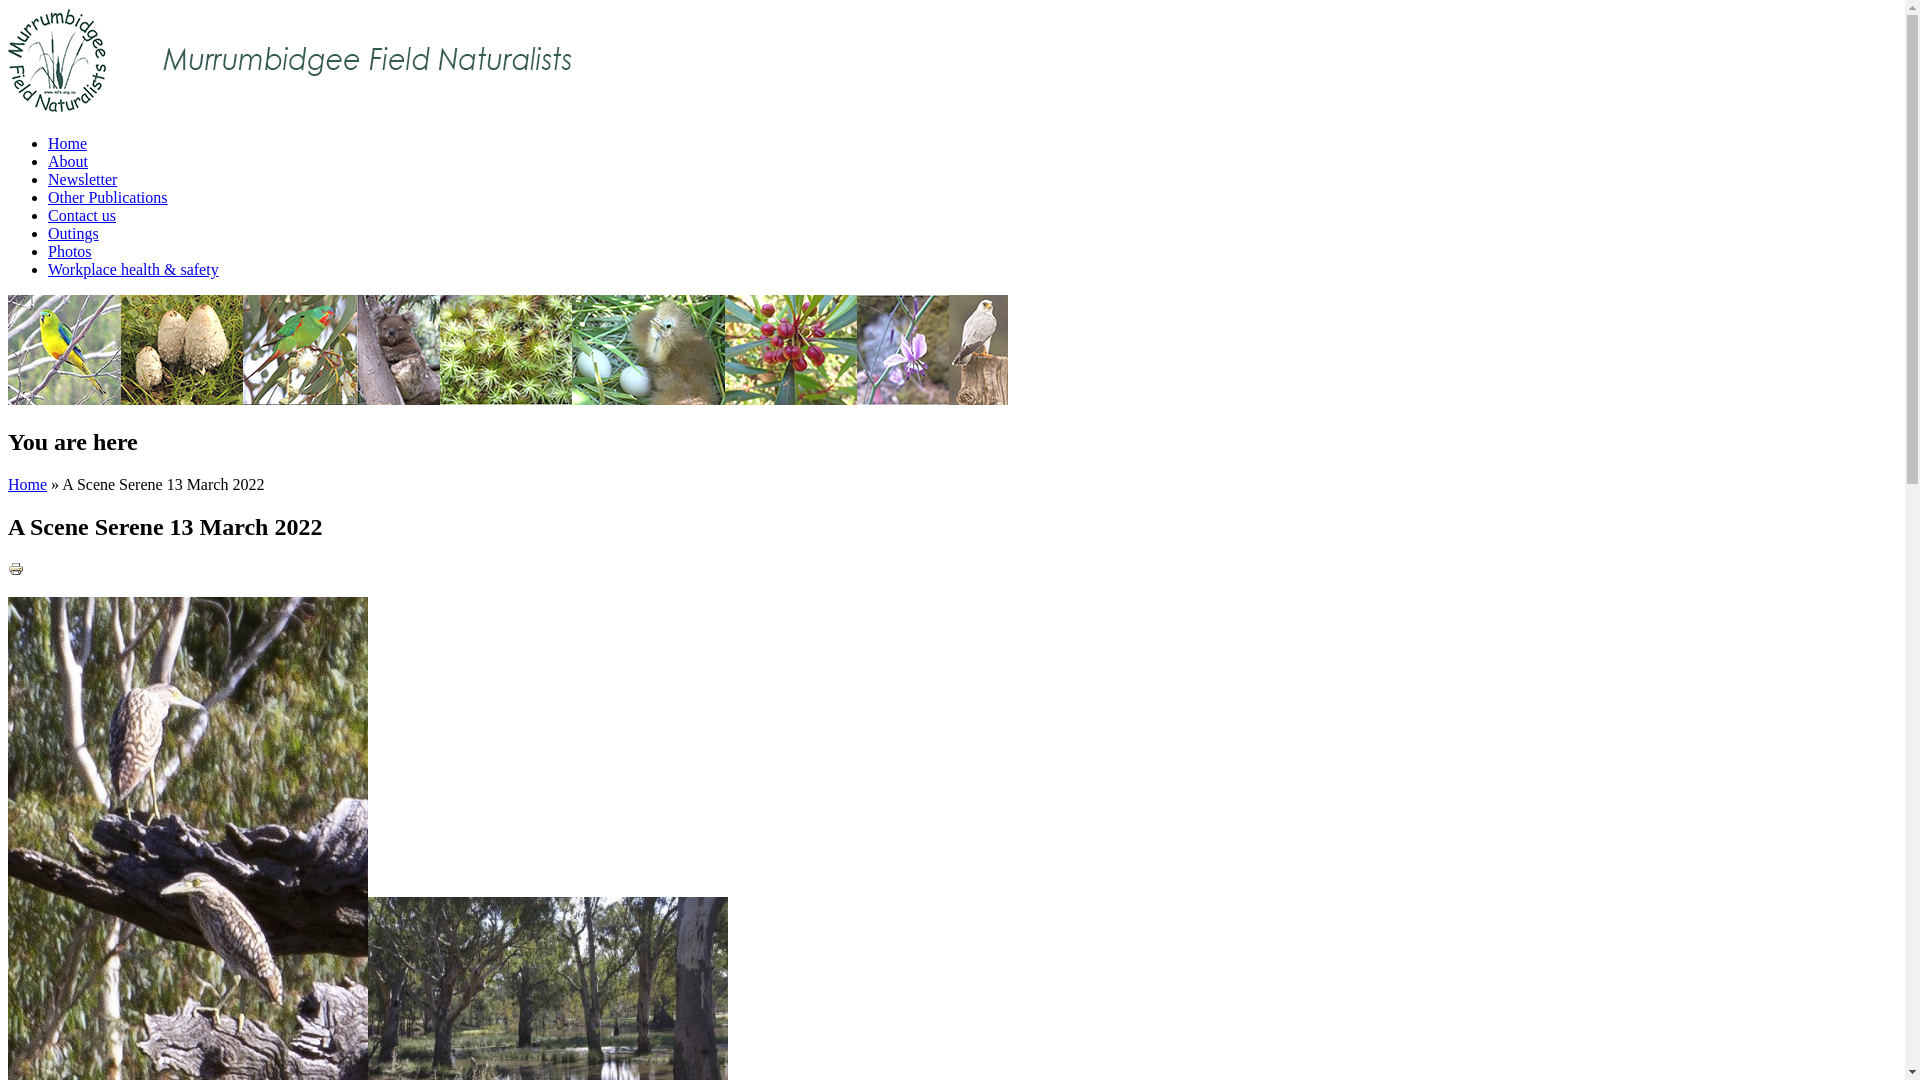 This screenshot has height=1080, width=1920. Describe the element at coordinates (132, 268) in the screenshot. I see `'Workplace health & safety'` at that location.